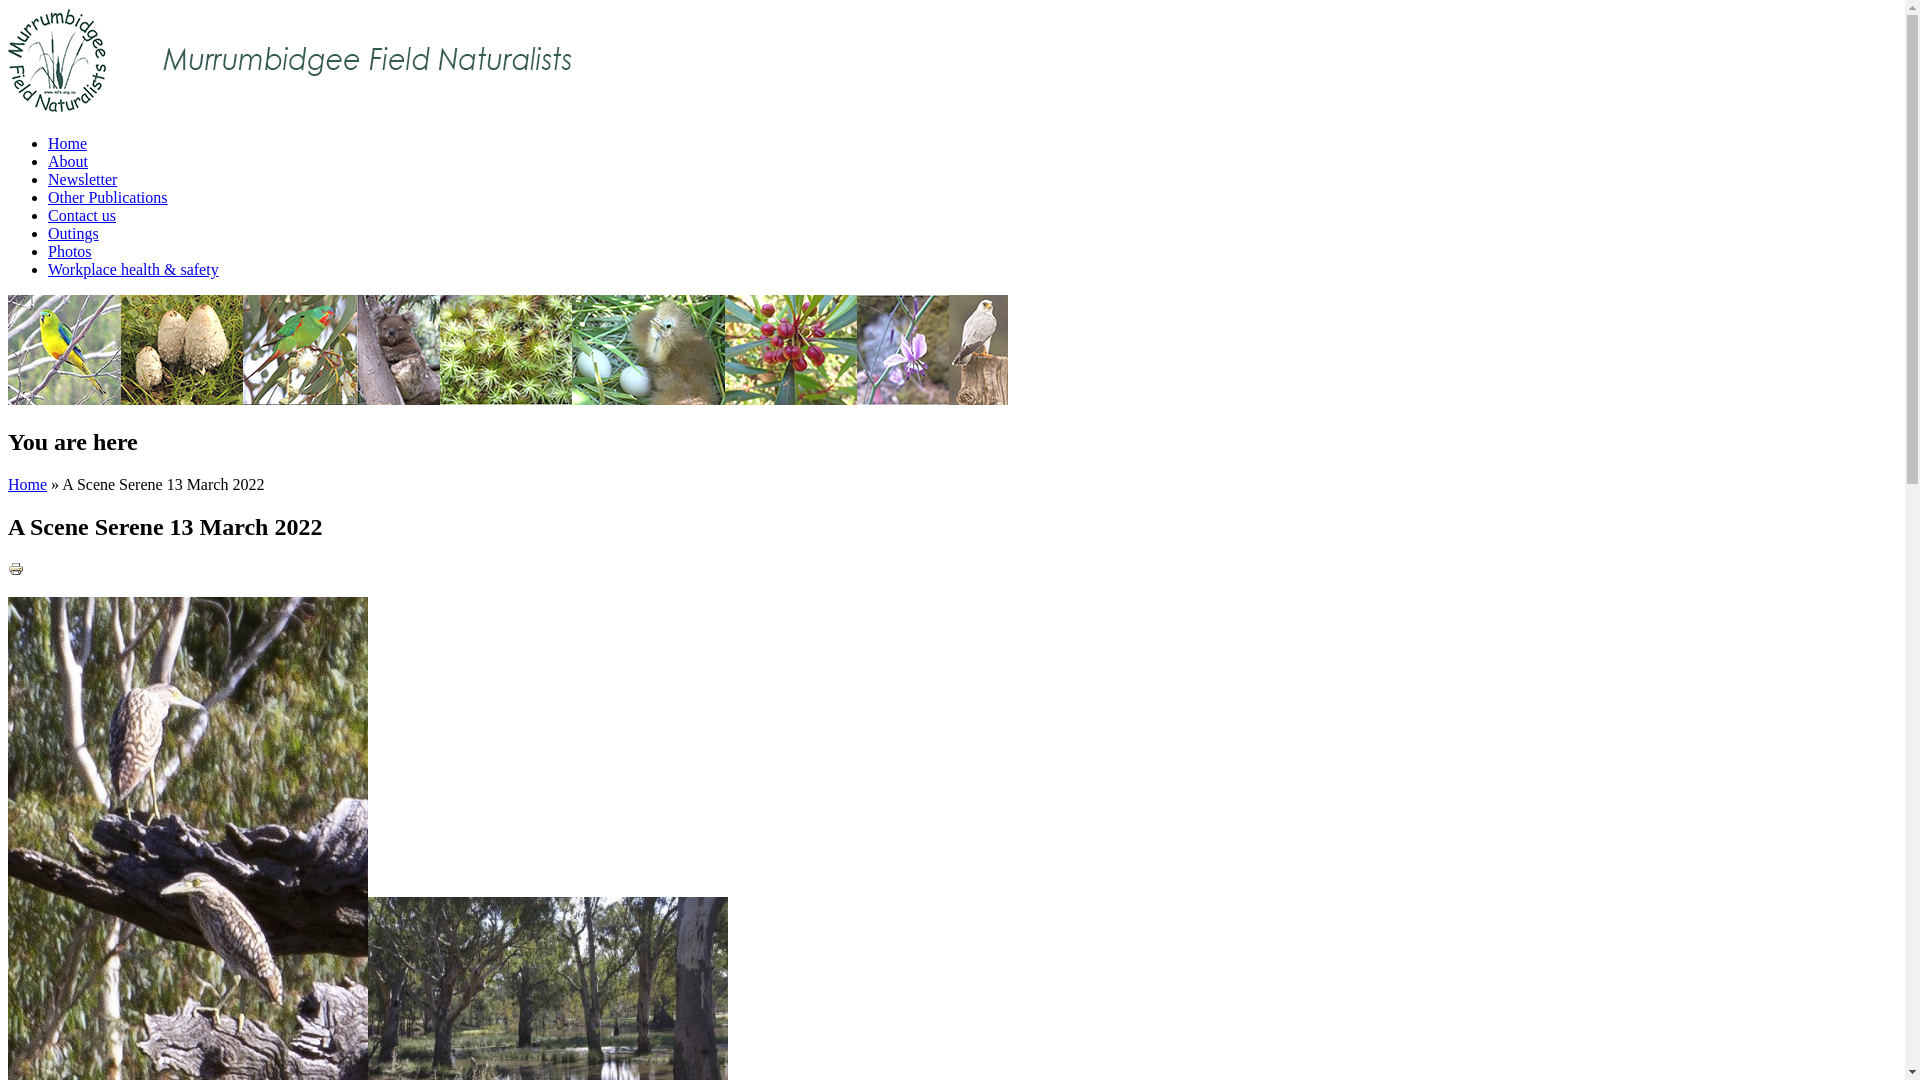 This screenshot has height=1080, width=1920. Describe the element at coordinates (132, 268) in the screenshot. I see `'Workplace health & safety'` at that location.